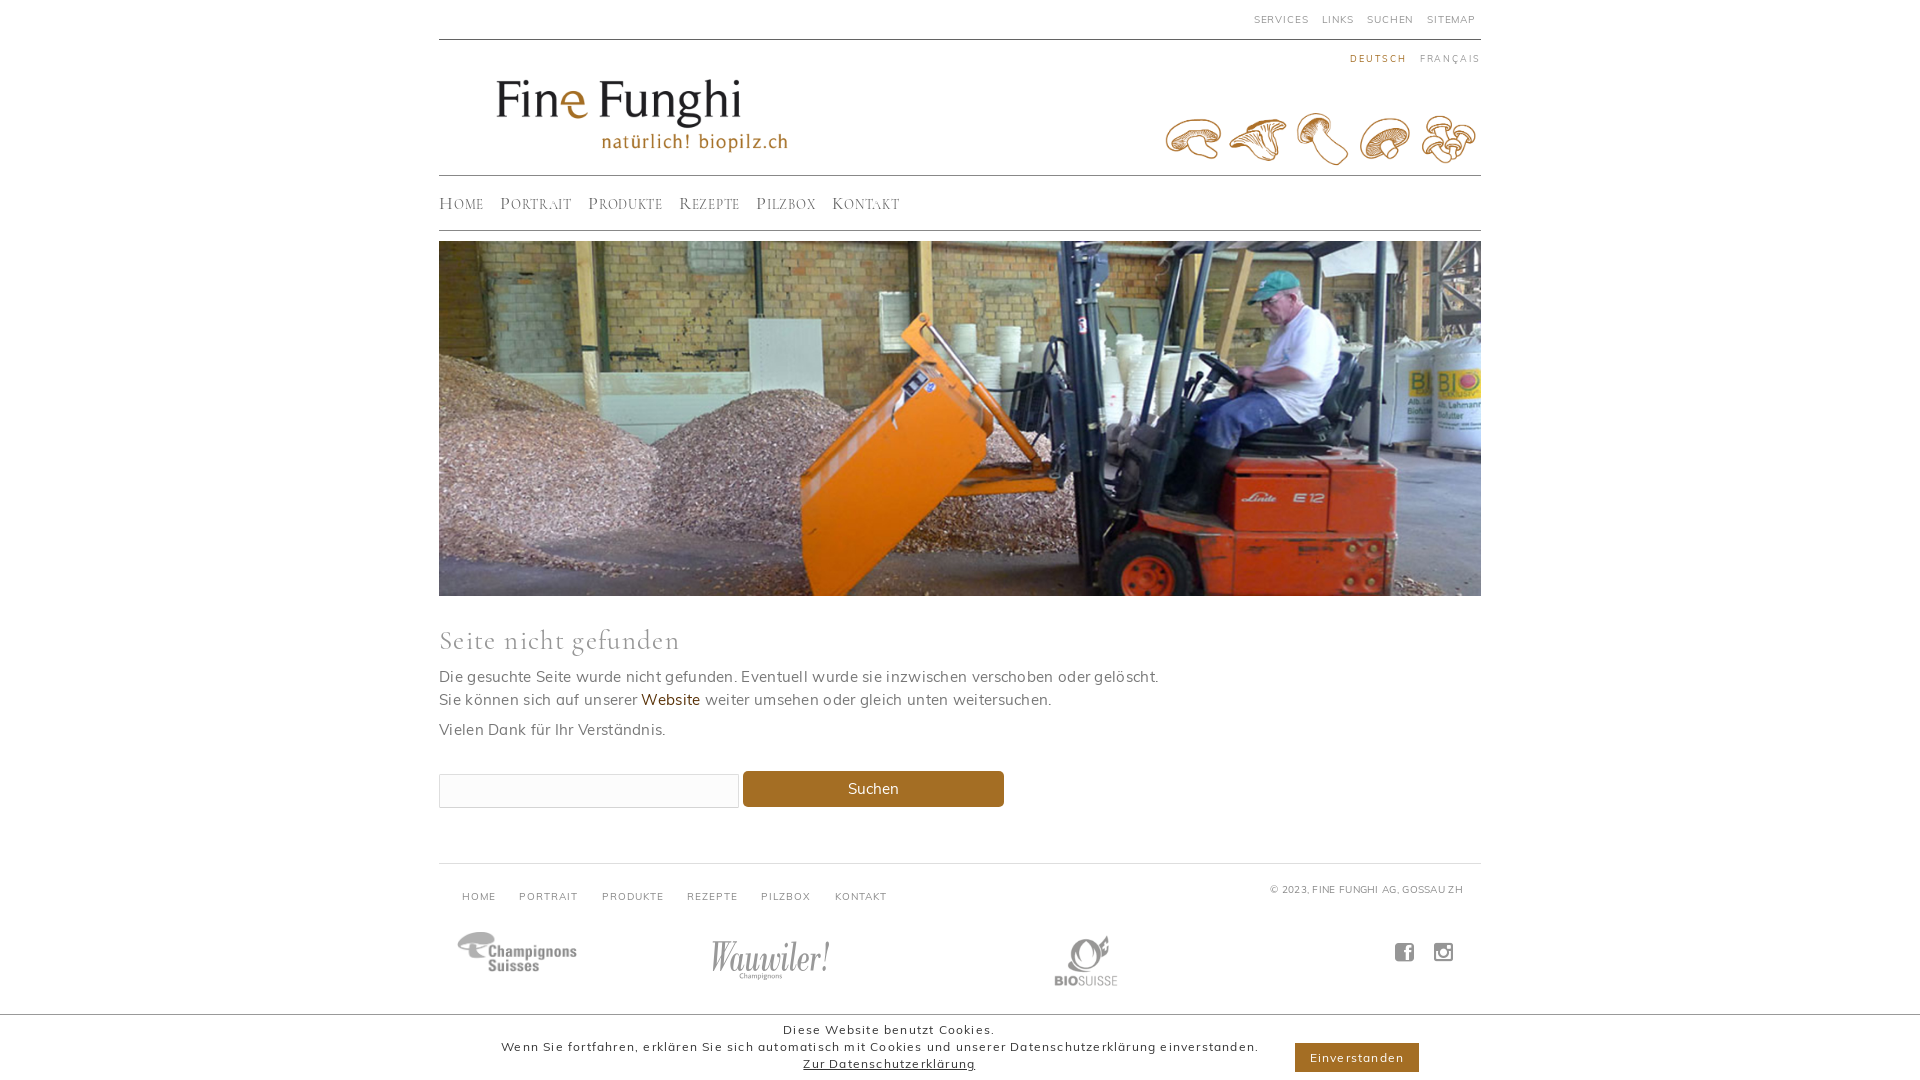  Describe the element at coordinates (468, 203) in the screenshot. I see `'Home'` at that location.